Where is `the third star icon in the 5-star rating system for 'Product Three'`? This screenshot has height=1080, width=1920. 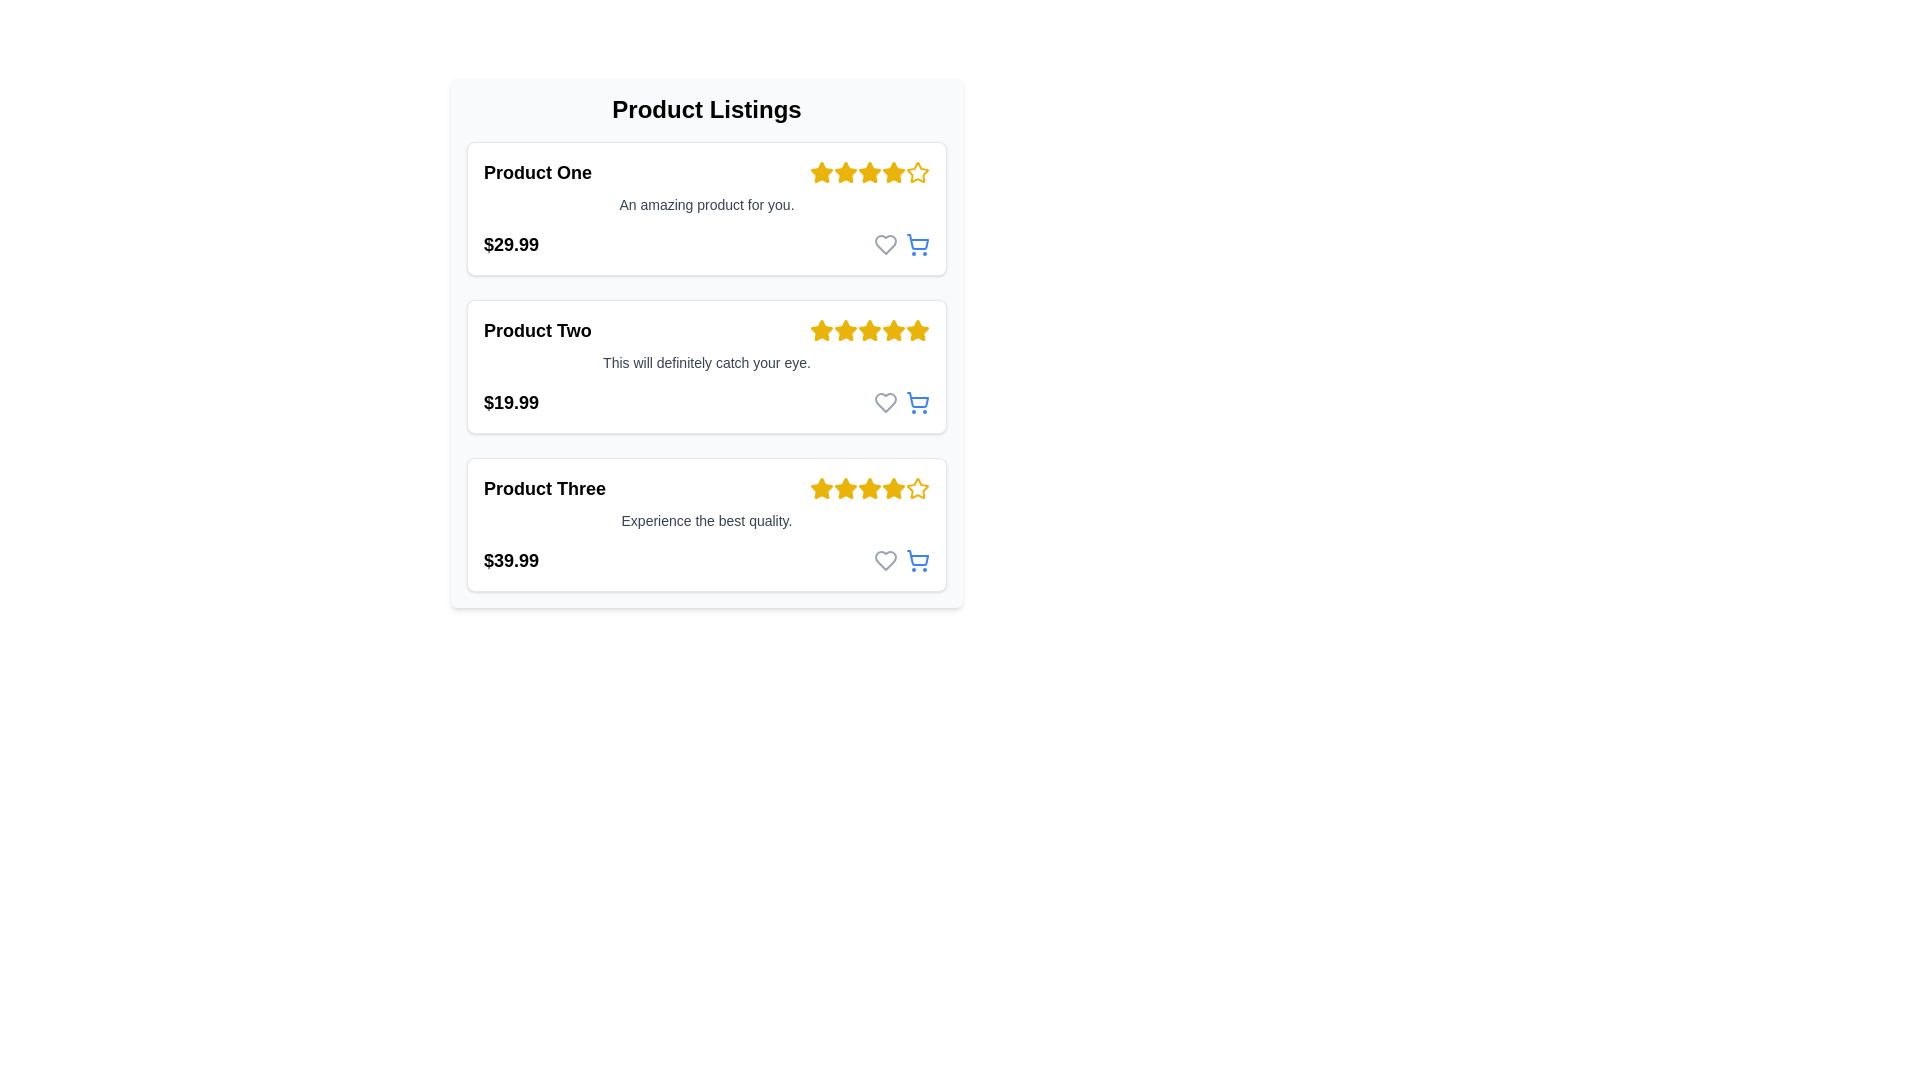 the third star icon in the 5-star rating system for 'Product Three' is located at coordinates (821, 488).